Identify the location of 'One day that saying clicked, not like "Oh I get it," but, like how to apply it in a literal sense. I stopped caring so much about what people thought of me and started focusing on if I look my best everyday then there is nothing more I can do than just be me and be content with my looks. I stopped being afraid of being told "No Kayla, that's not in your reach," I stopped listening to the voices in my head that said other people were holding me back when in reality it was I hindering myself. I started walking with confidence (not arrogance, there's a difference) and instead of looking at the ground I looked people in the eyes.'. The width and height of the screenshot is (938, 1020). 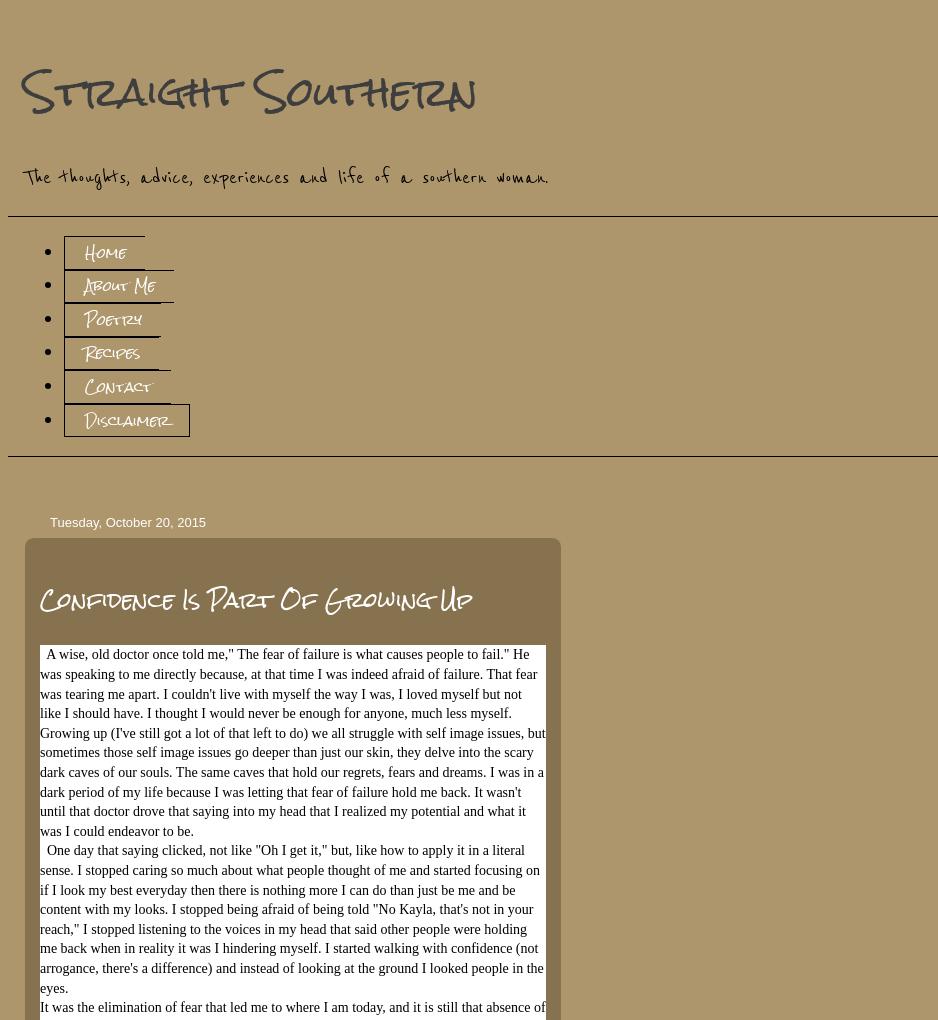
(38, 919).